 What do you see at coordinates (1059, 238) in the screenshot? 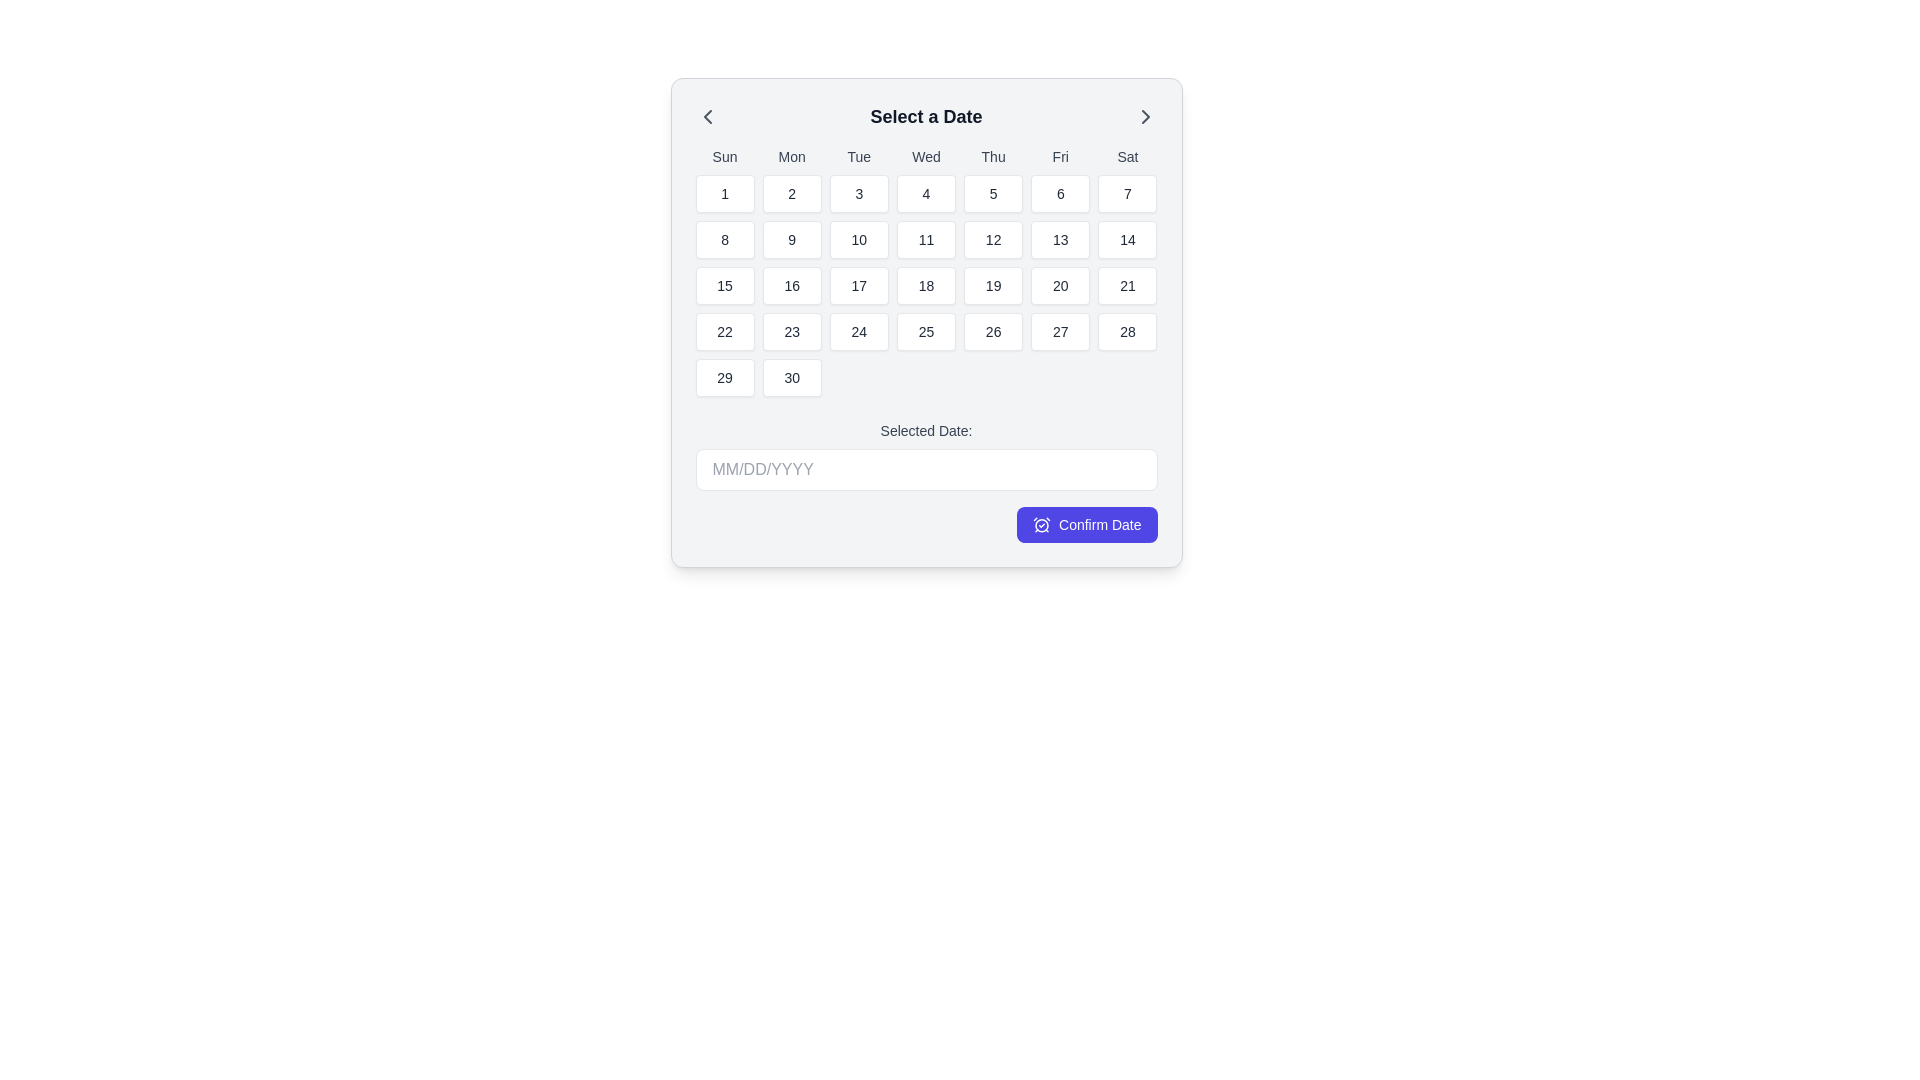
I see `the button labeled '13' in the calendar grid for Friday` at bounding box center [1059, 238].